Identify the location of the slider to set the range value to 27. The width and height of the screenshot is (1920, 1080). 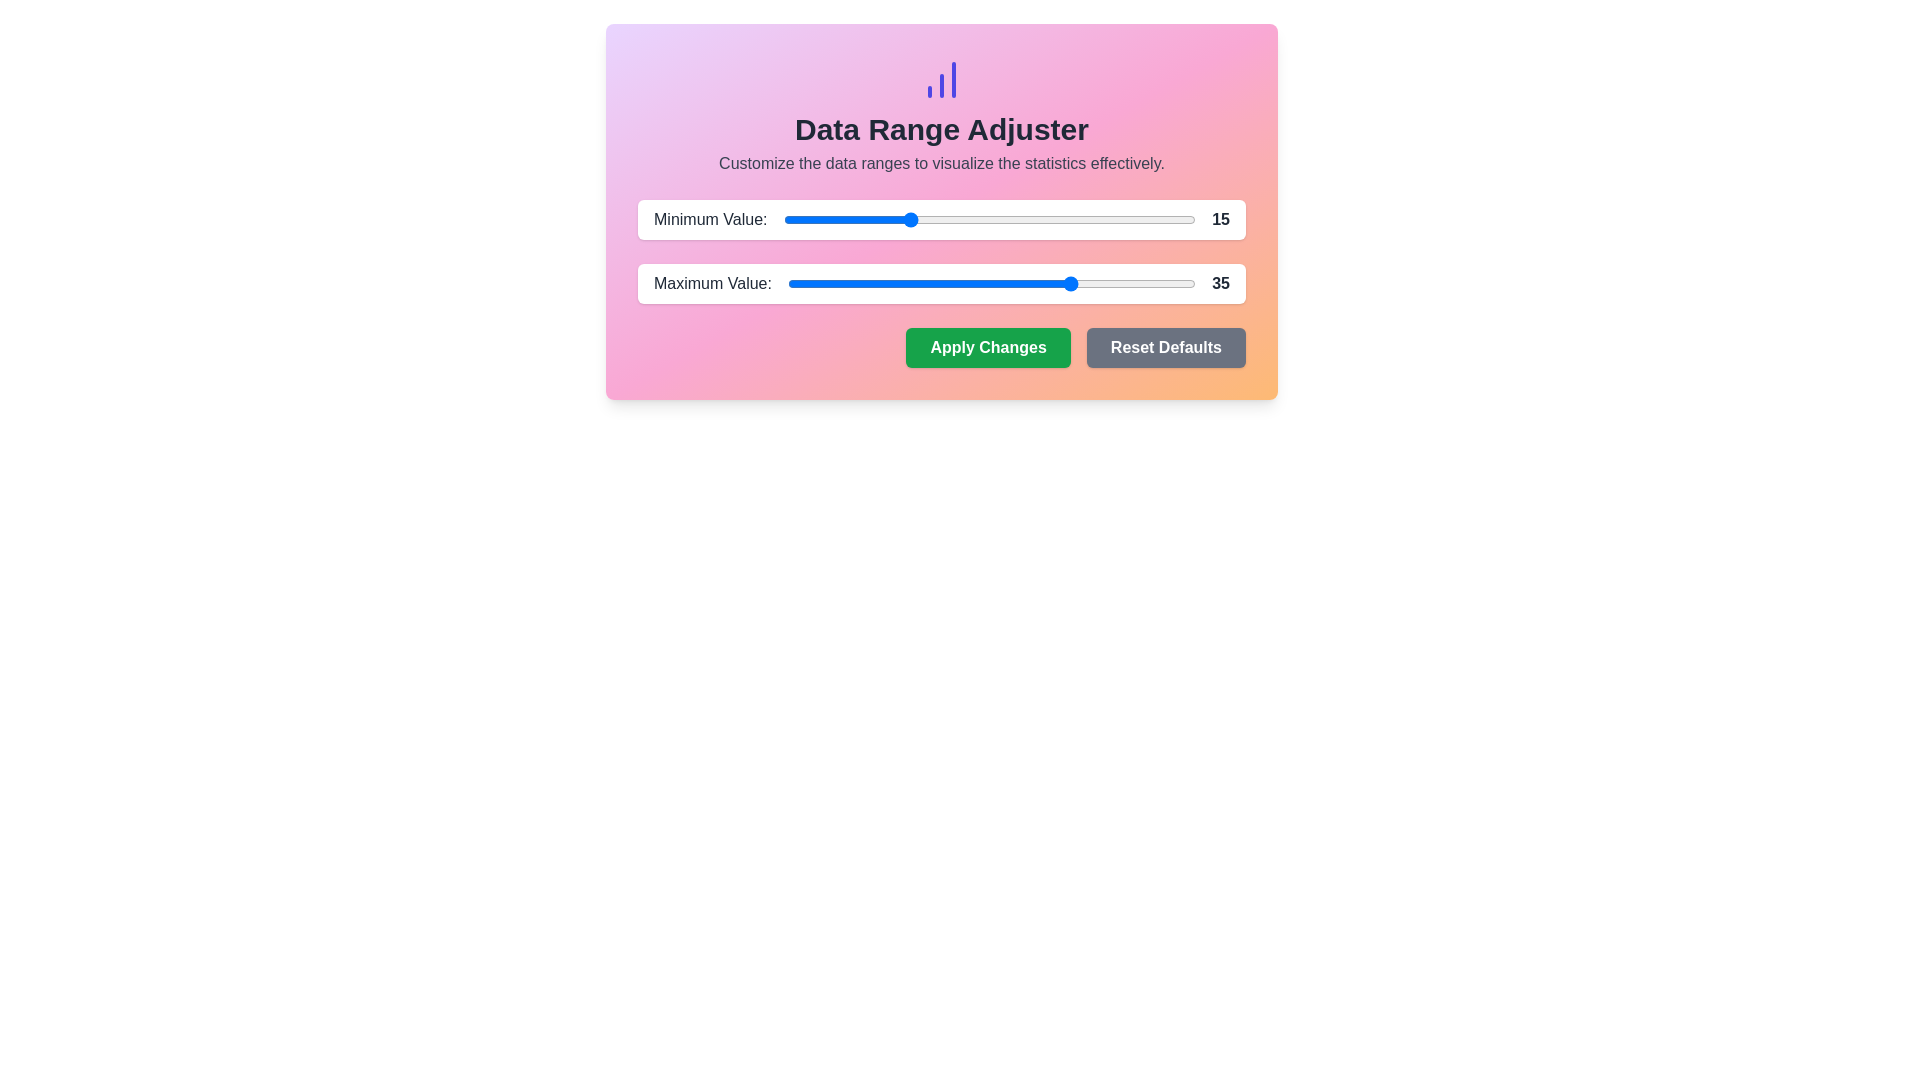
(1006, 219).